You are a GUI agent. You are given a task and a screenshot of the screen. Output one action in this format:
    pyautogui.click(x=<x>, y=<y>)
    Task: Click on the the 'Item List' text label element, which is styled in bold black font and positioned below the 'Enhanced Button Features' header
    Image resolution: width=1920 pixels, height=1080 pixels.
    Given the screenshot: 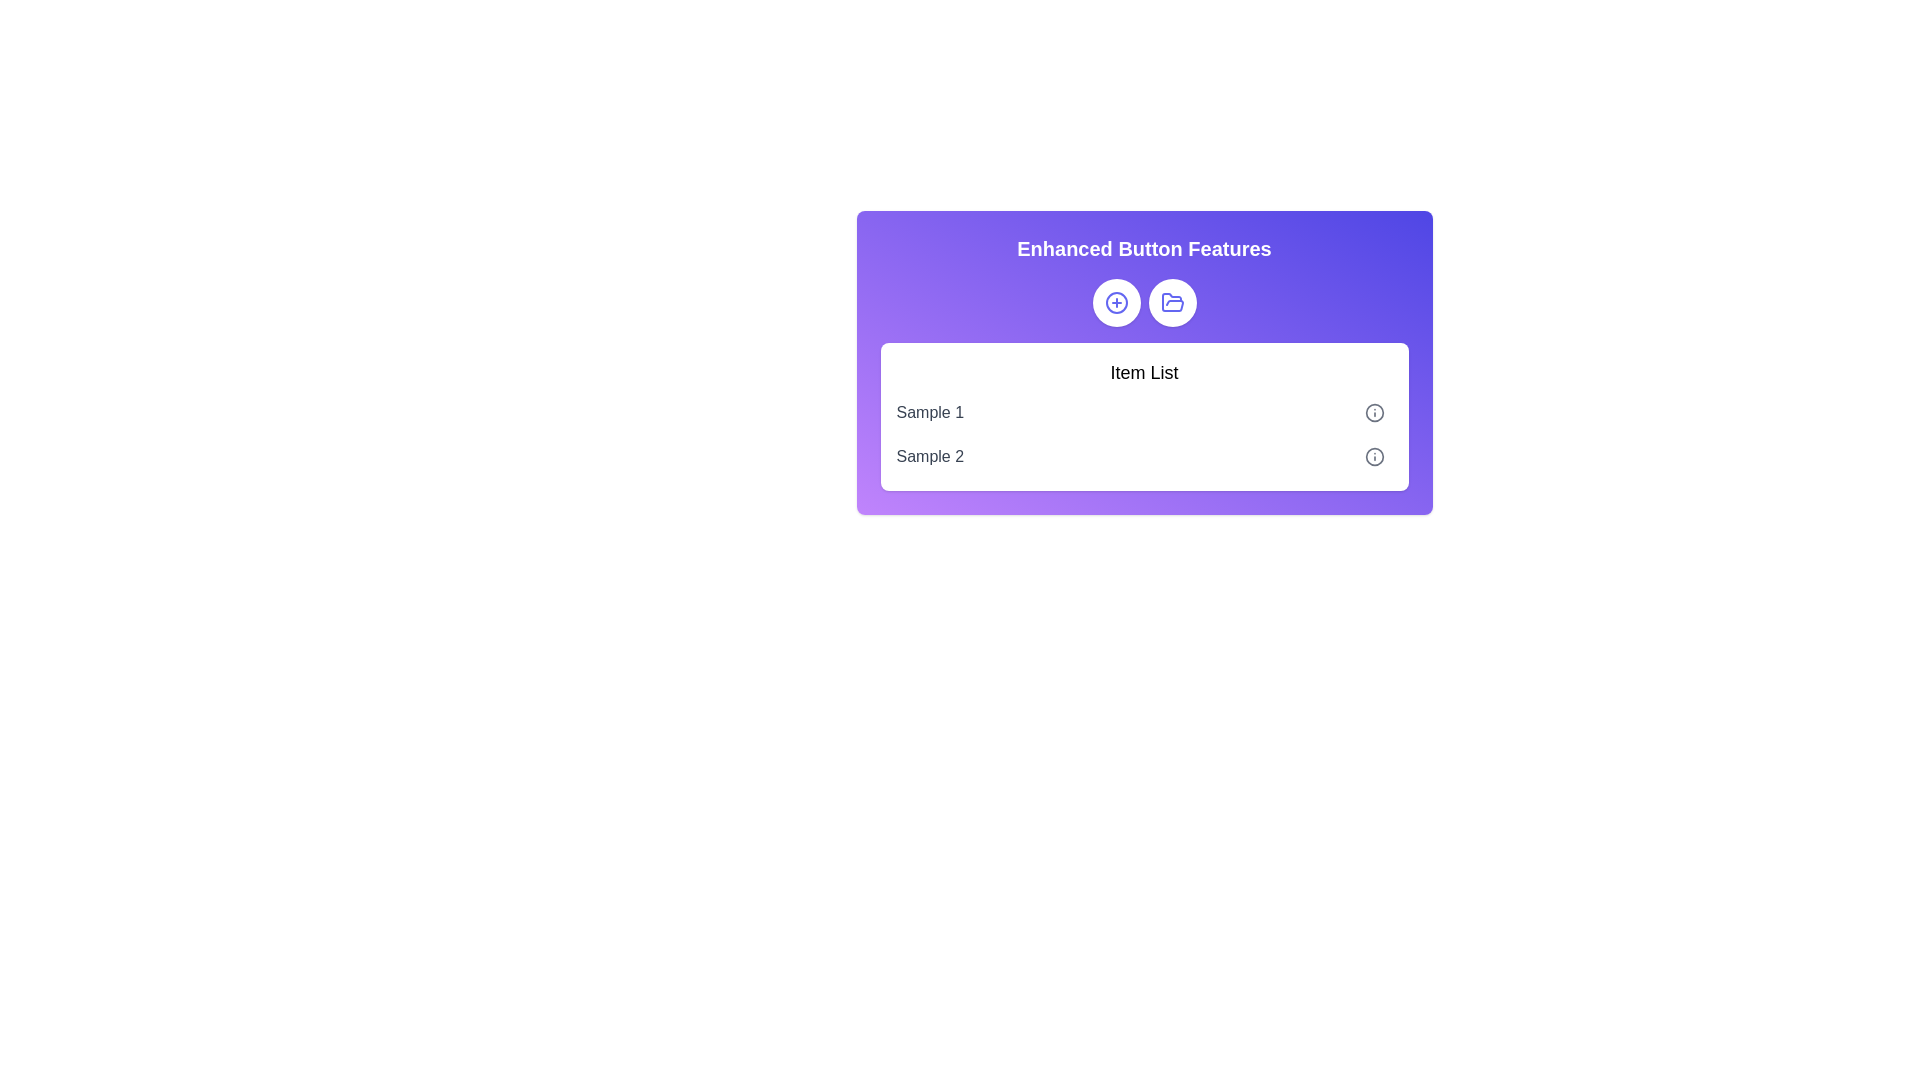 What is the action you would take?
    pyautogui.click(x=1144, y=373)
    